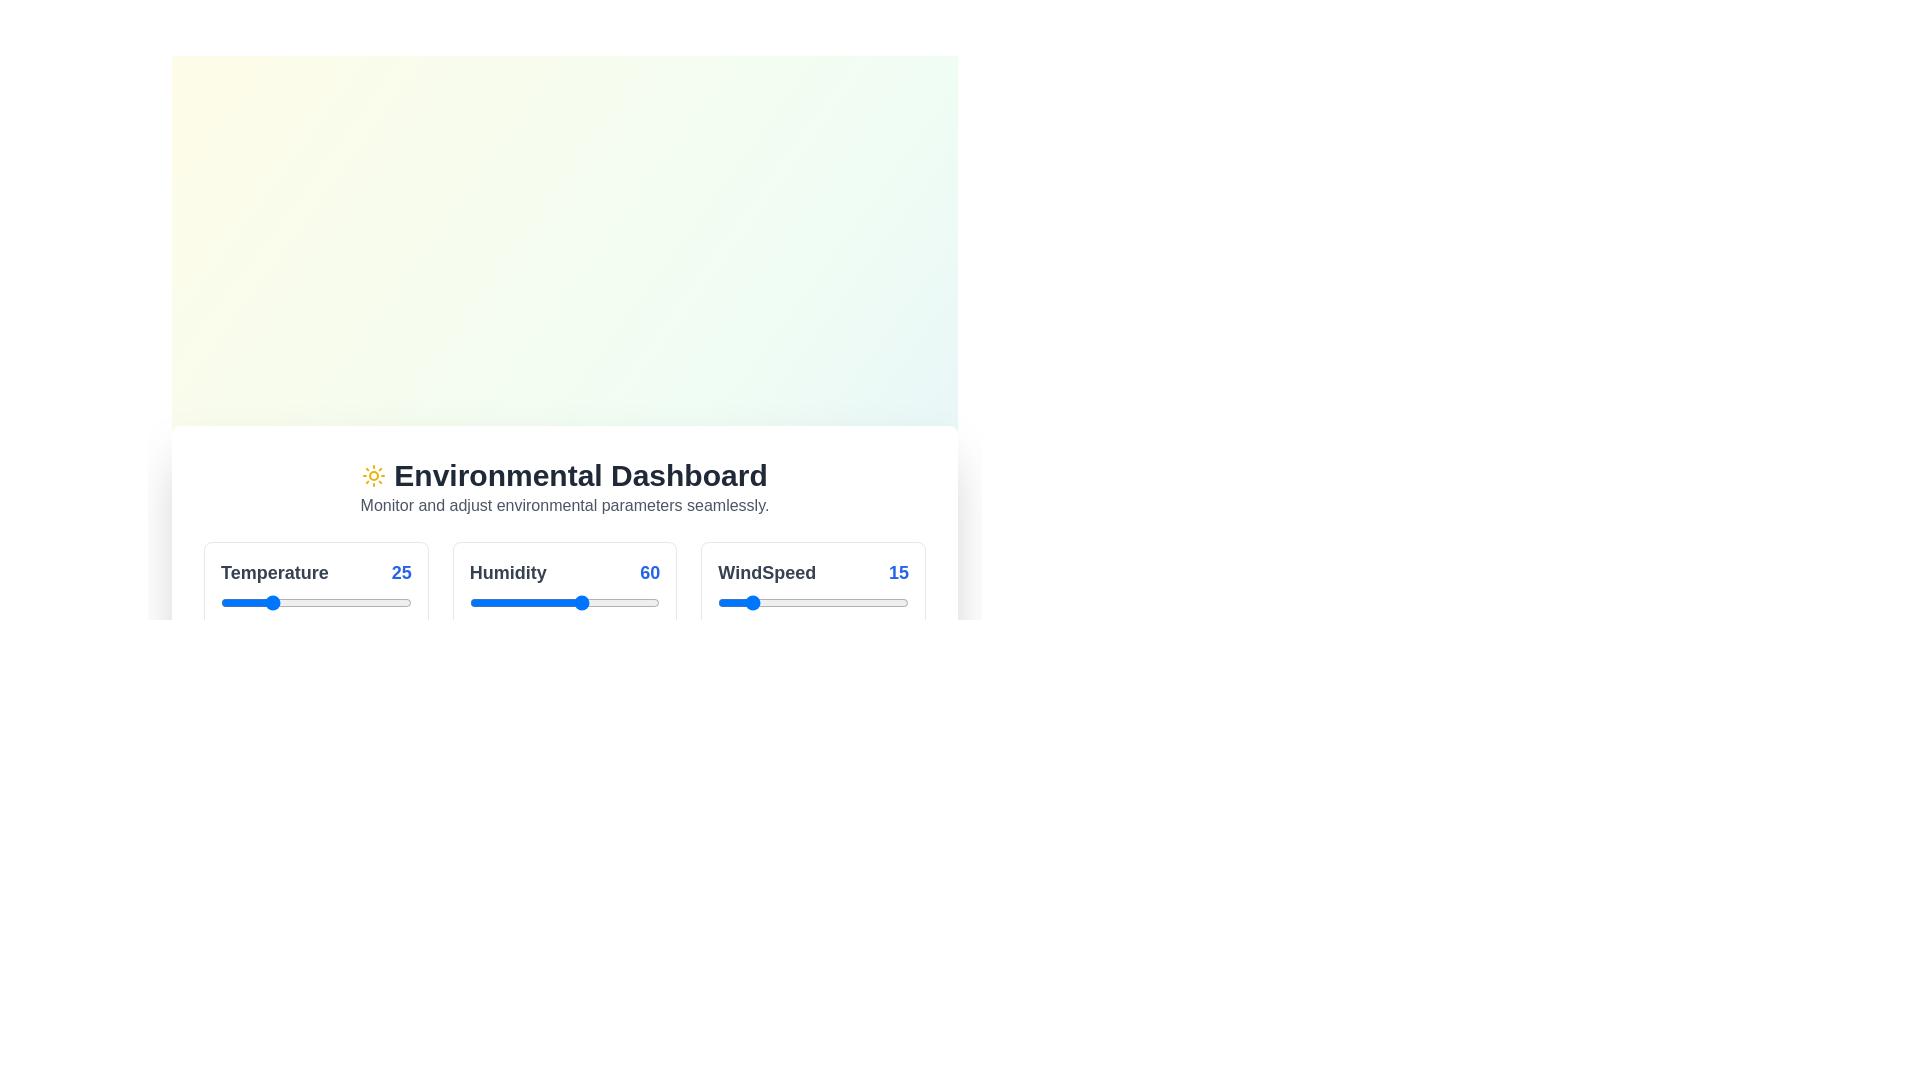  I want to click on the text labels indicating the minimum and maximum range values for humidity, located in the 'Humidity' section of the dashboard, below the range slider and between the '0' and '100' labels, so click(564, 635).